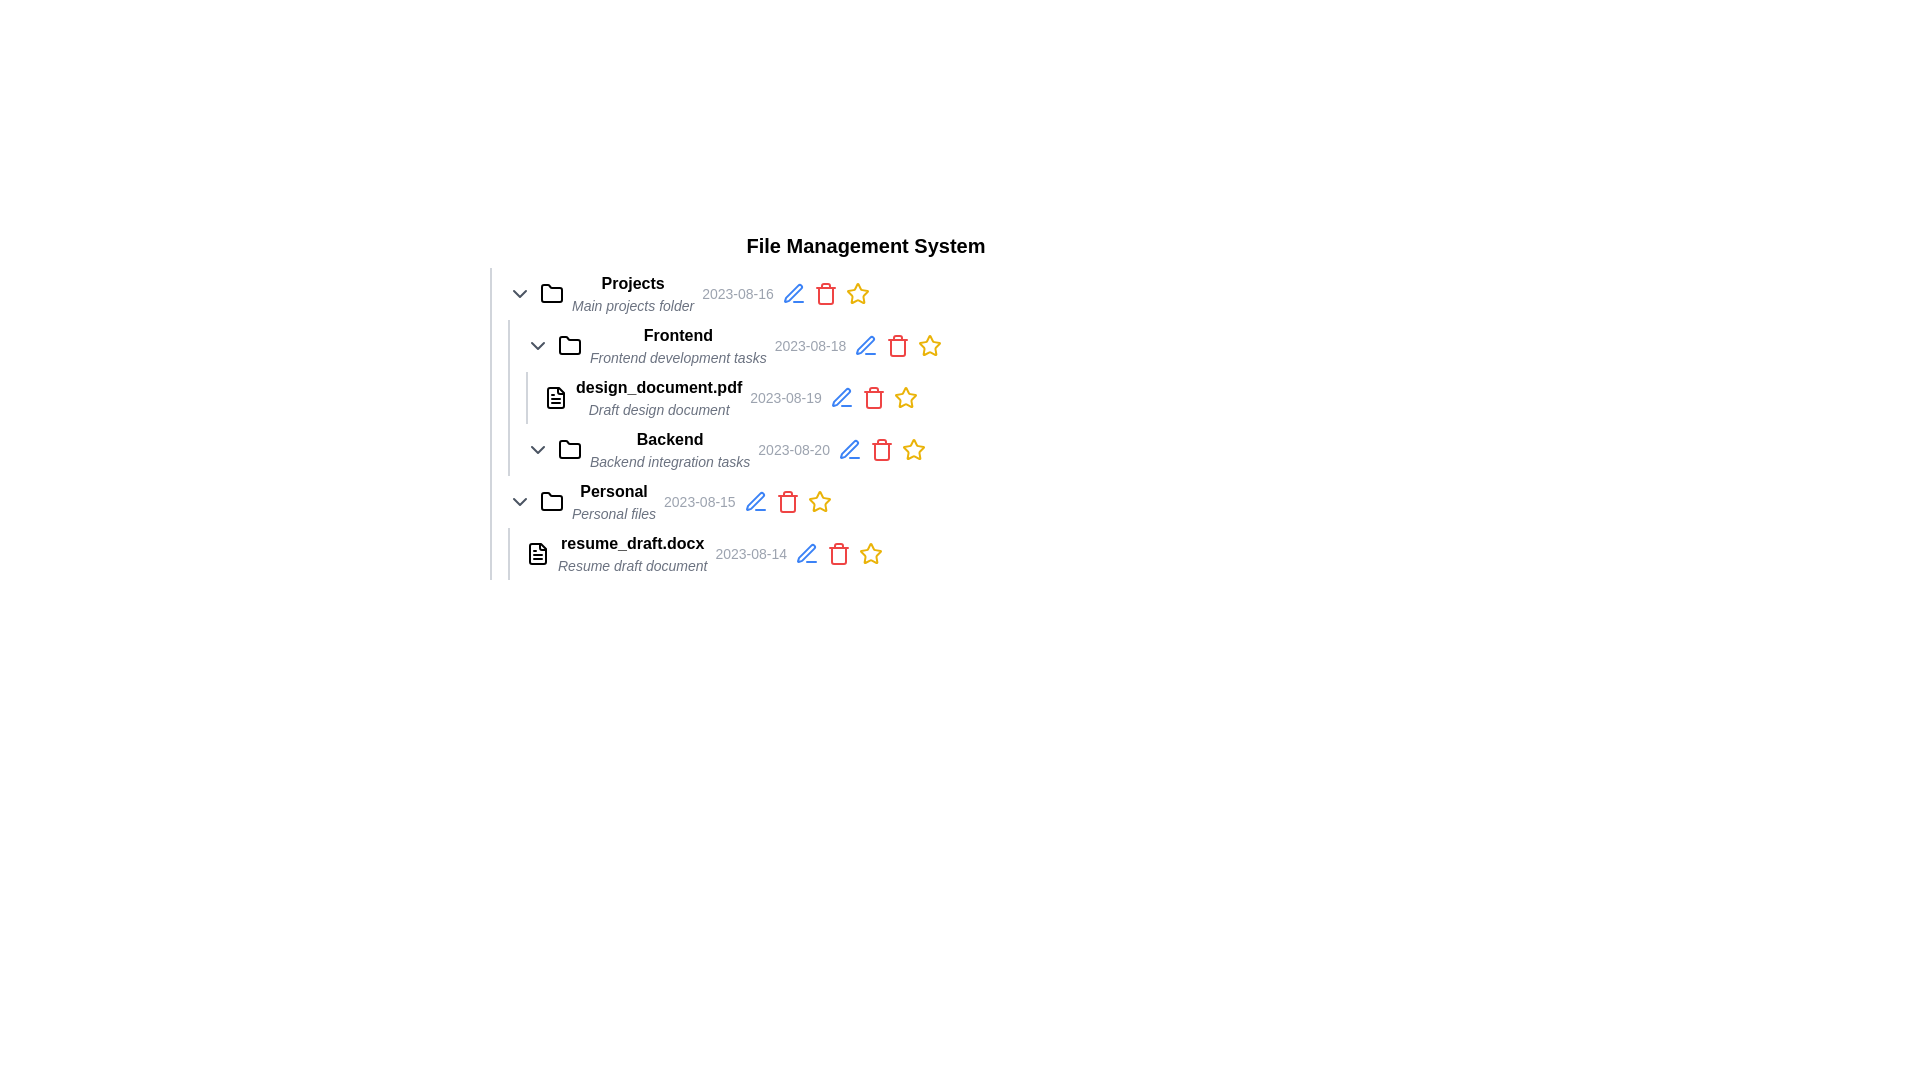 This screenshot has width=1920, height=1080. What do you see at coordinates (857, 293) in the screenshot?
I see `the yellow star icon` at bounding box center [857, 293].